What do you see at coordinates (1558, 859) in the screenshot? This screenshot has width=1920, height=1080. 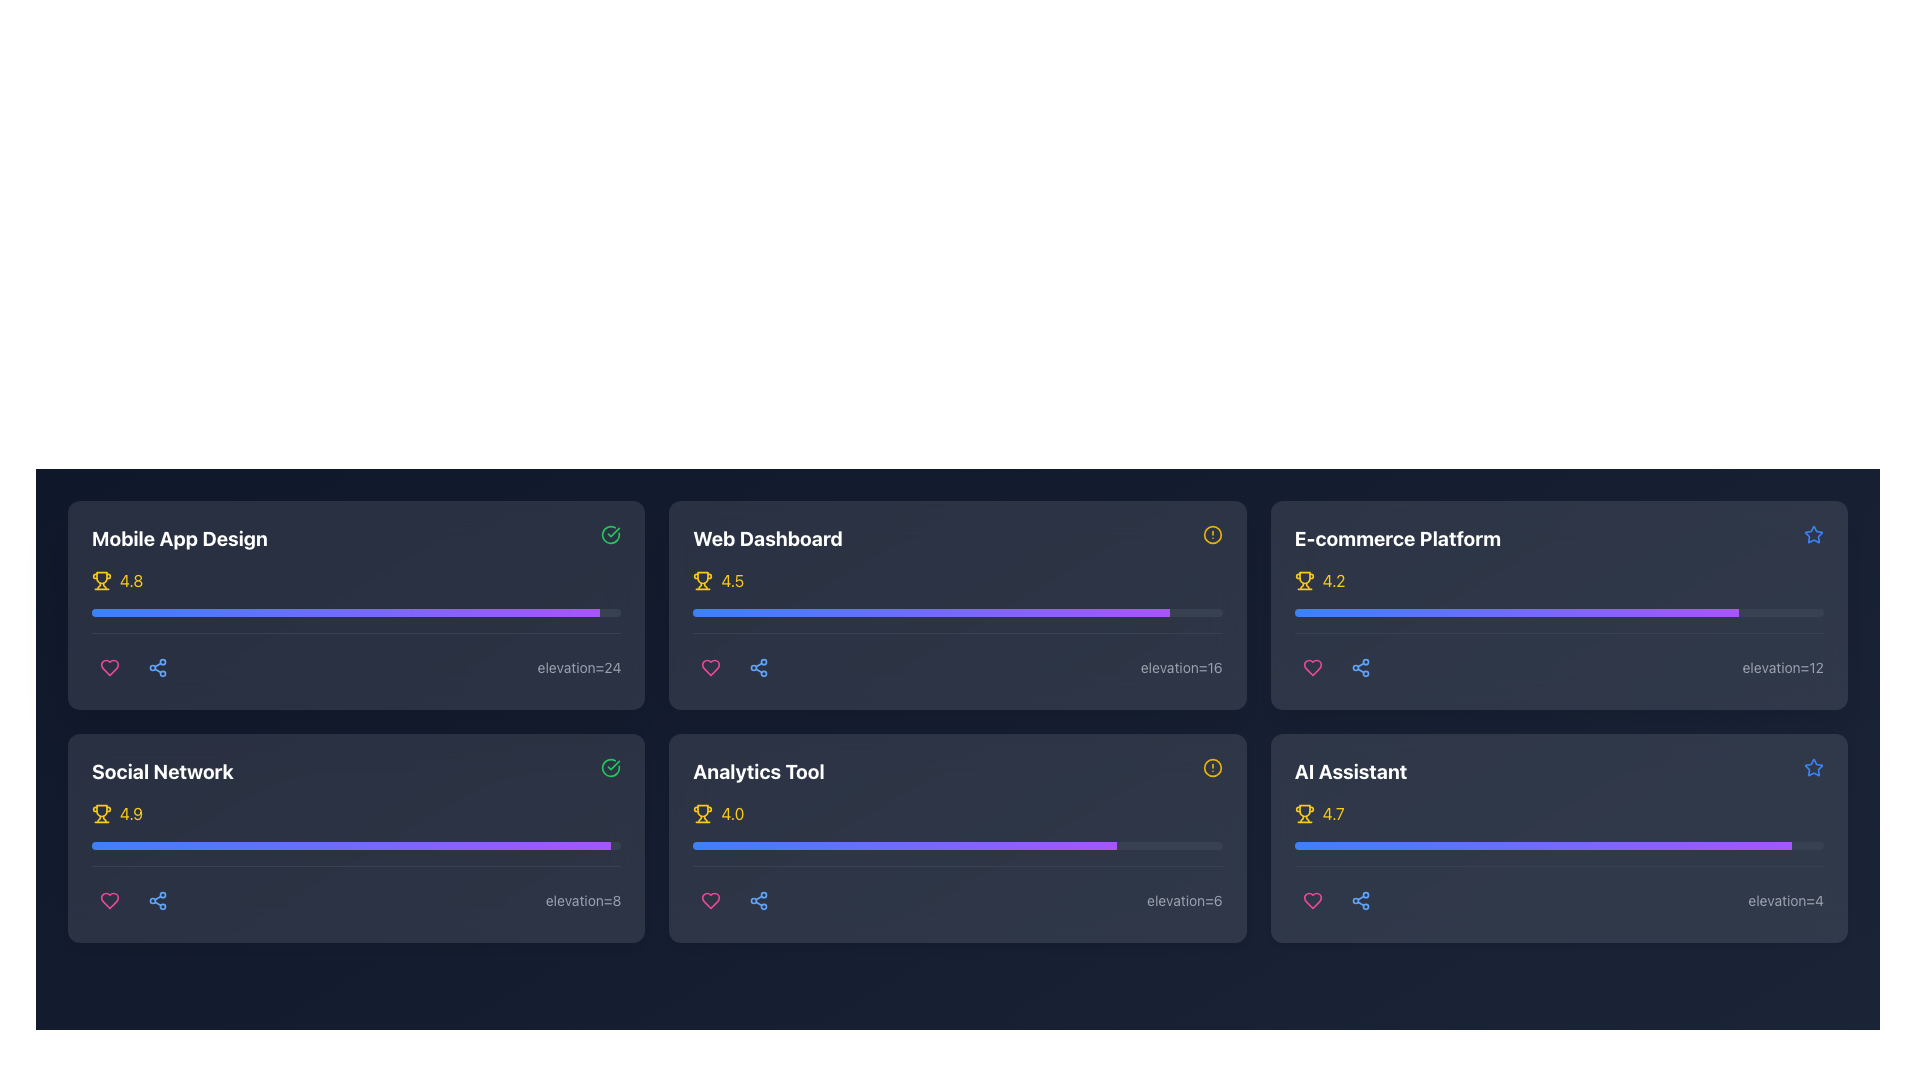 I see `the Progress Bar element located within the 'AI Assistant' card, positioned centrally between the rating '4.7' and 'elevation=4'` at bounding box center [1558, 859].